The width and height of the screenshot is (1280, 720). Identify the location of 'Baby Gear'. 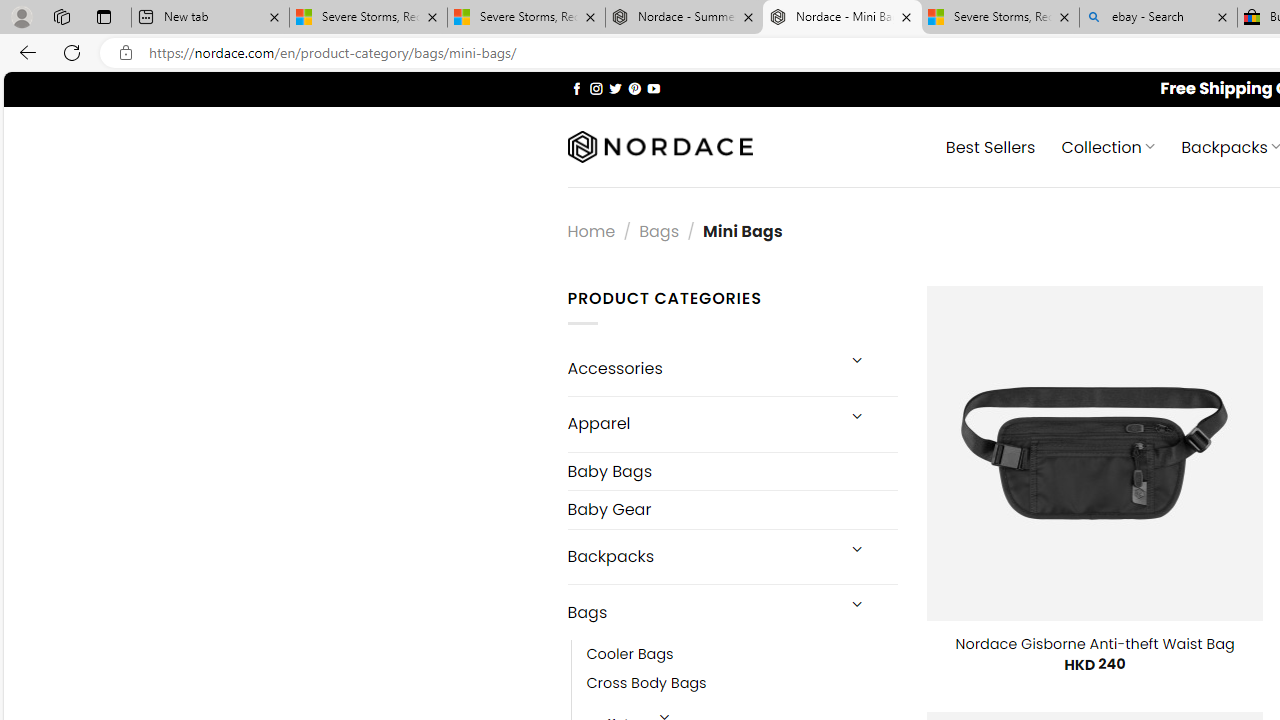
(731, 509).